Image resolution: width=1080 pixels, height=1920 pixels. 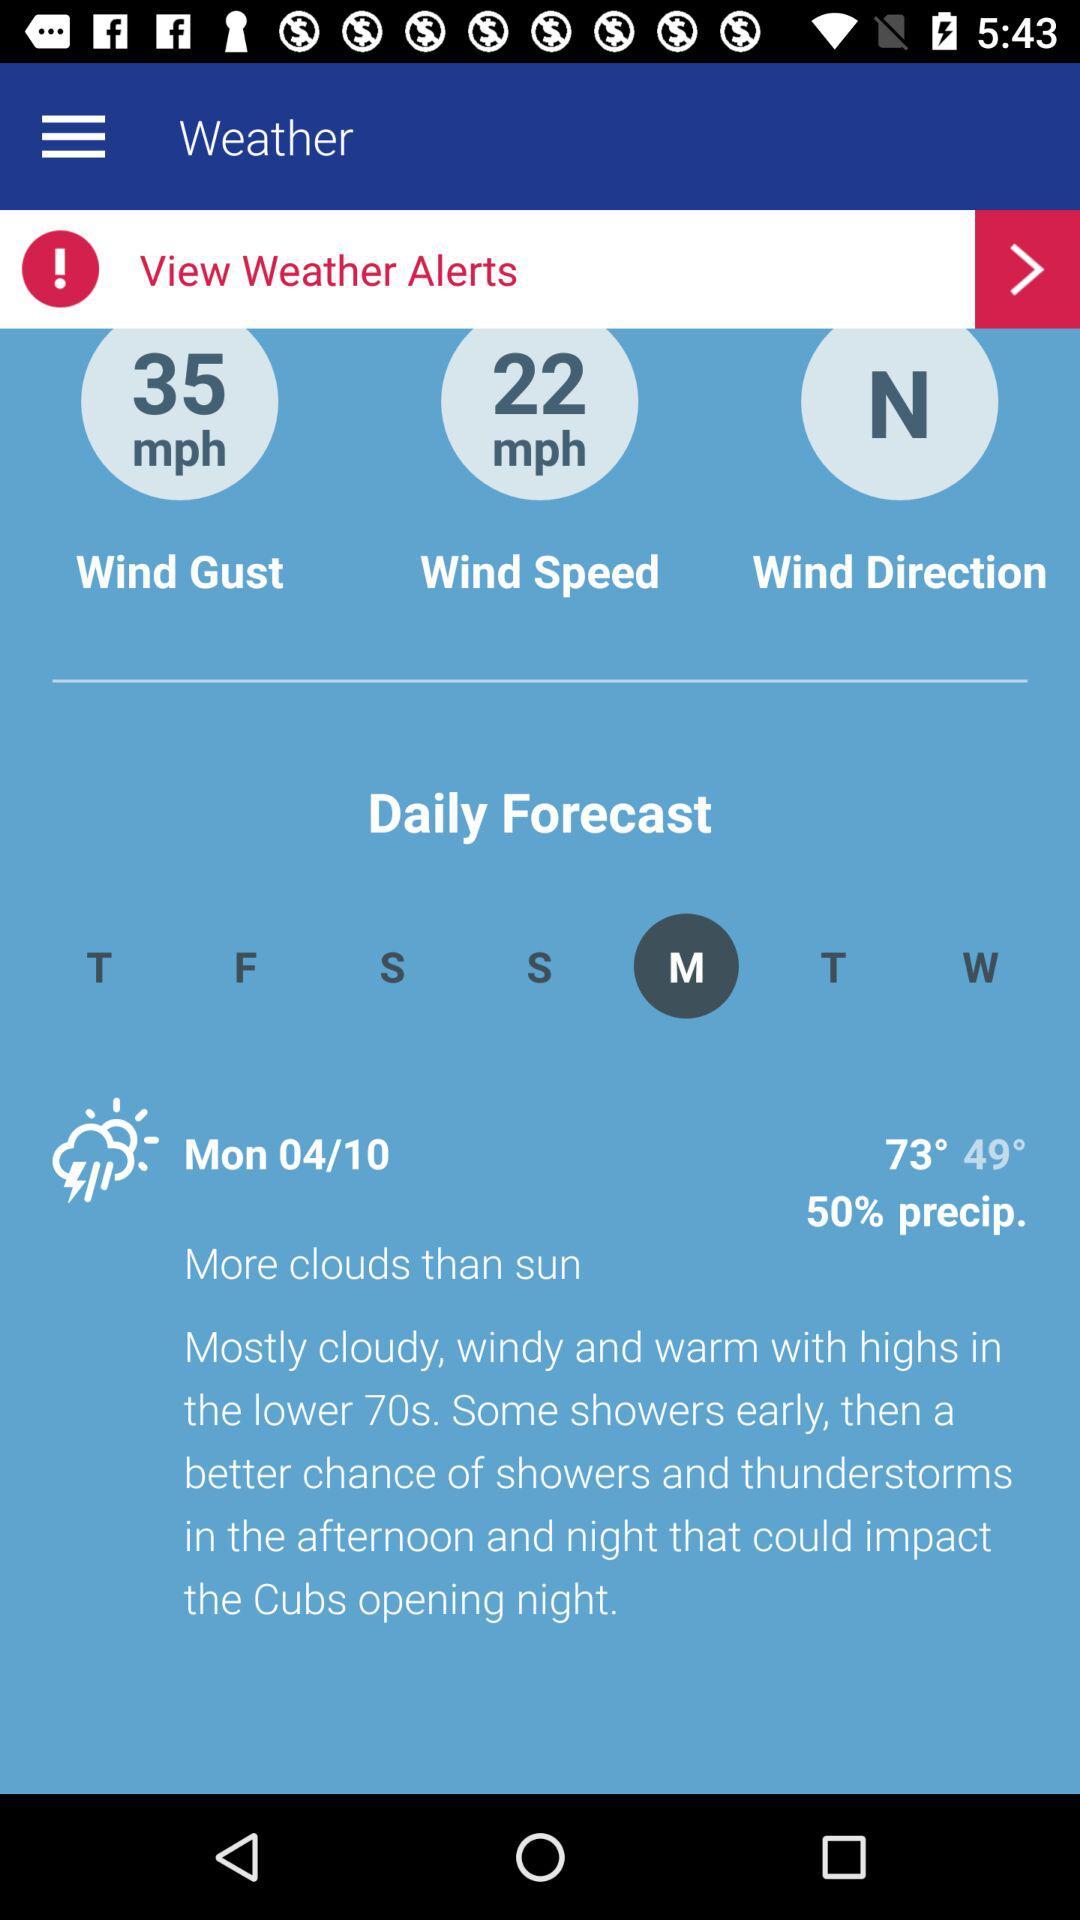 I want to click on the menu icon, so click(x=72, y=135).